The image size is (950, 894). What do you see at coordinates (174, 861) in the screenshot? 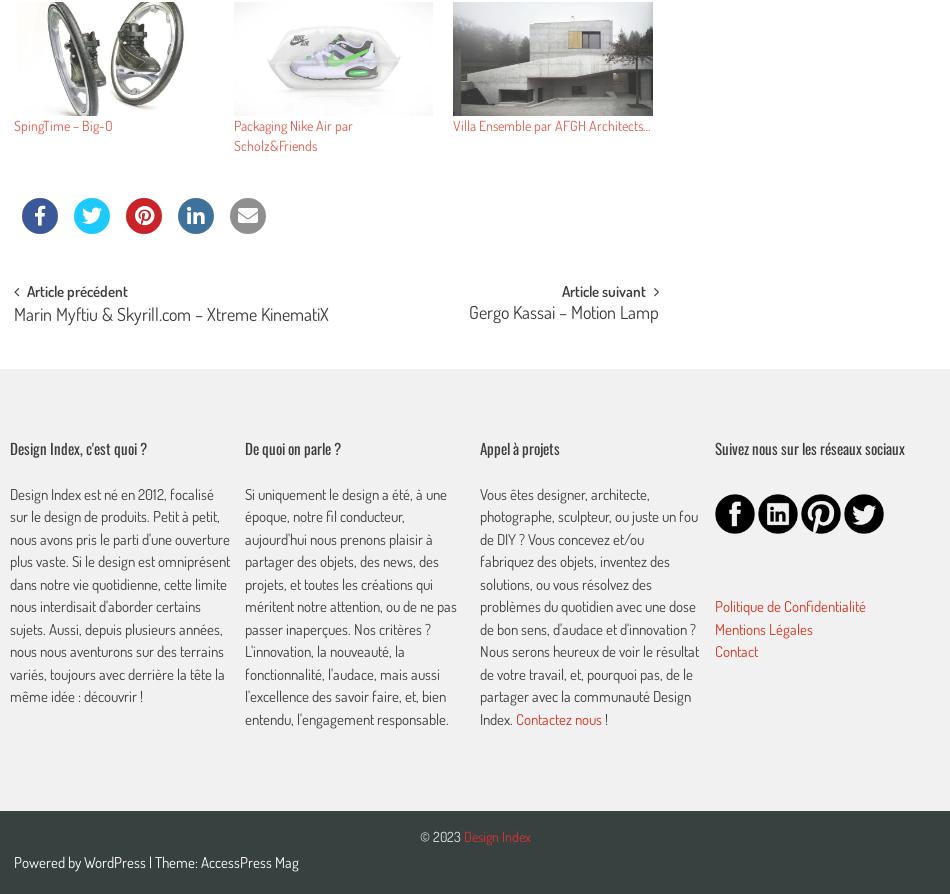
I see `'| Theme:'` at bounding box center [174, 861].